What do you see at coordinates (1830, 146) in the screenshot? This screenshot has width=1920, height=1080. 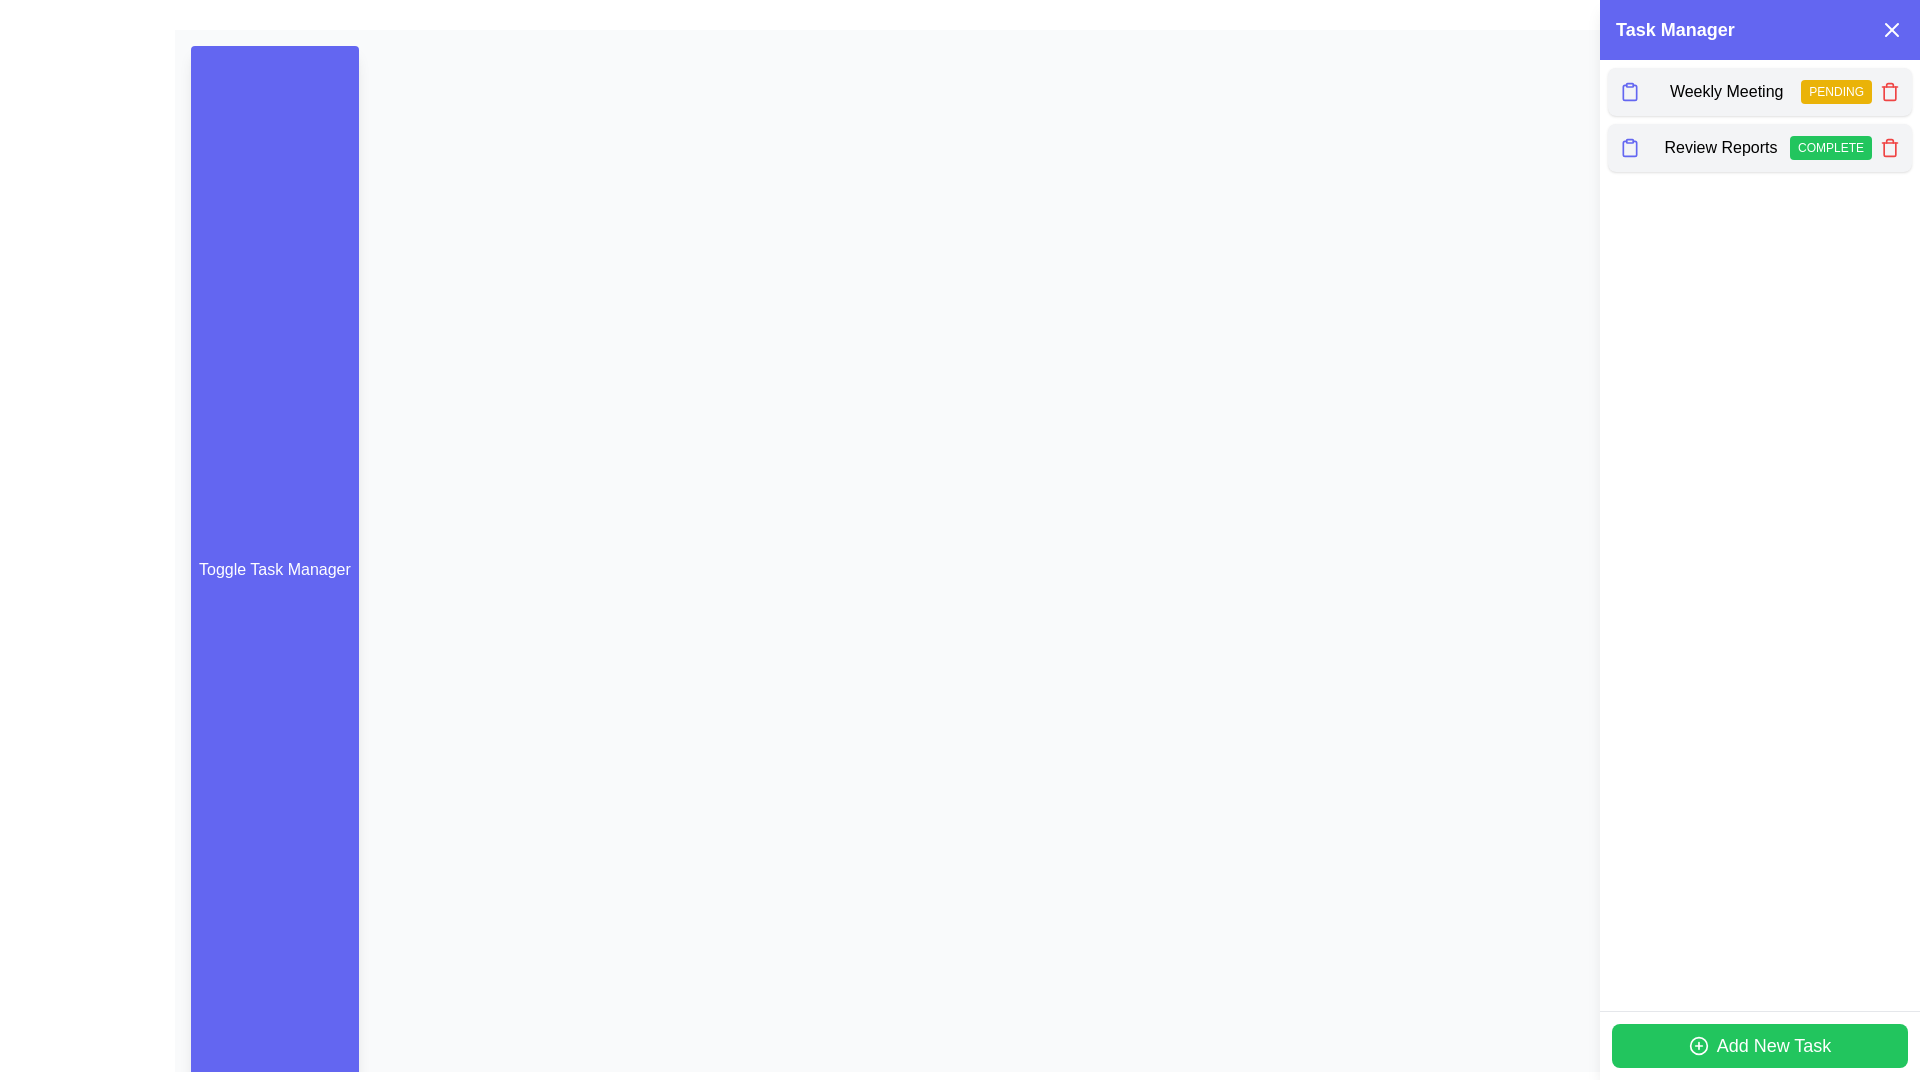 I see `the 'COMPLETE' label with a green background and white uppercase text, located in the 'Task Manager' section to the right of the 'Review Reports' row` at bounding box center [1830, 146].